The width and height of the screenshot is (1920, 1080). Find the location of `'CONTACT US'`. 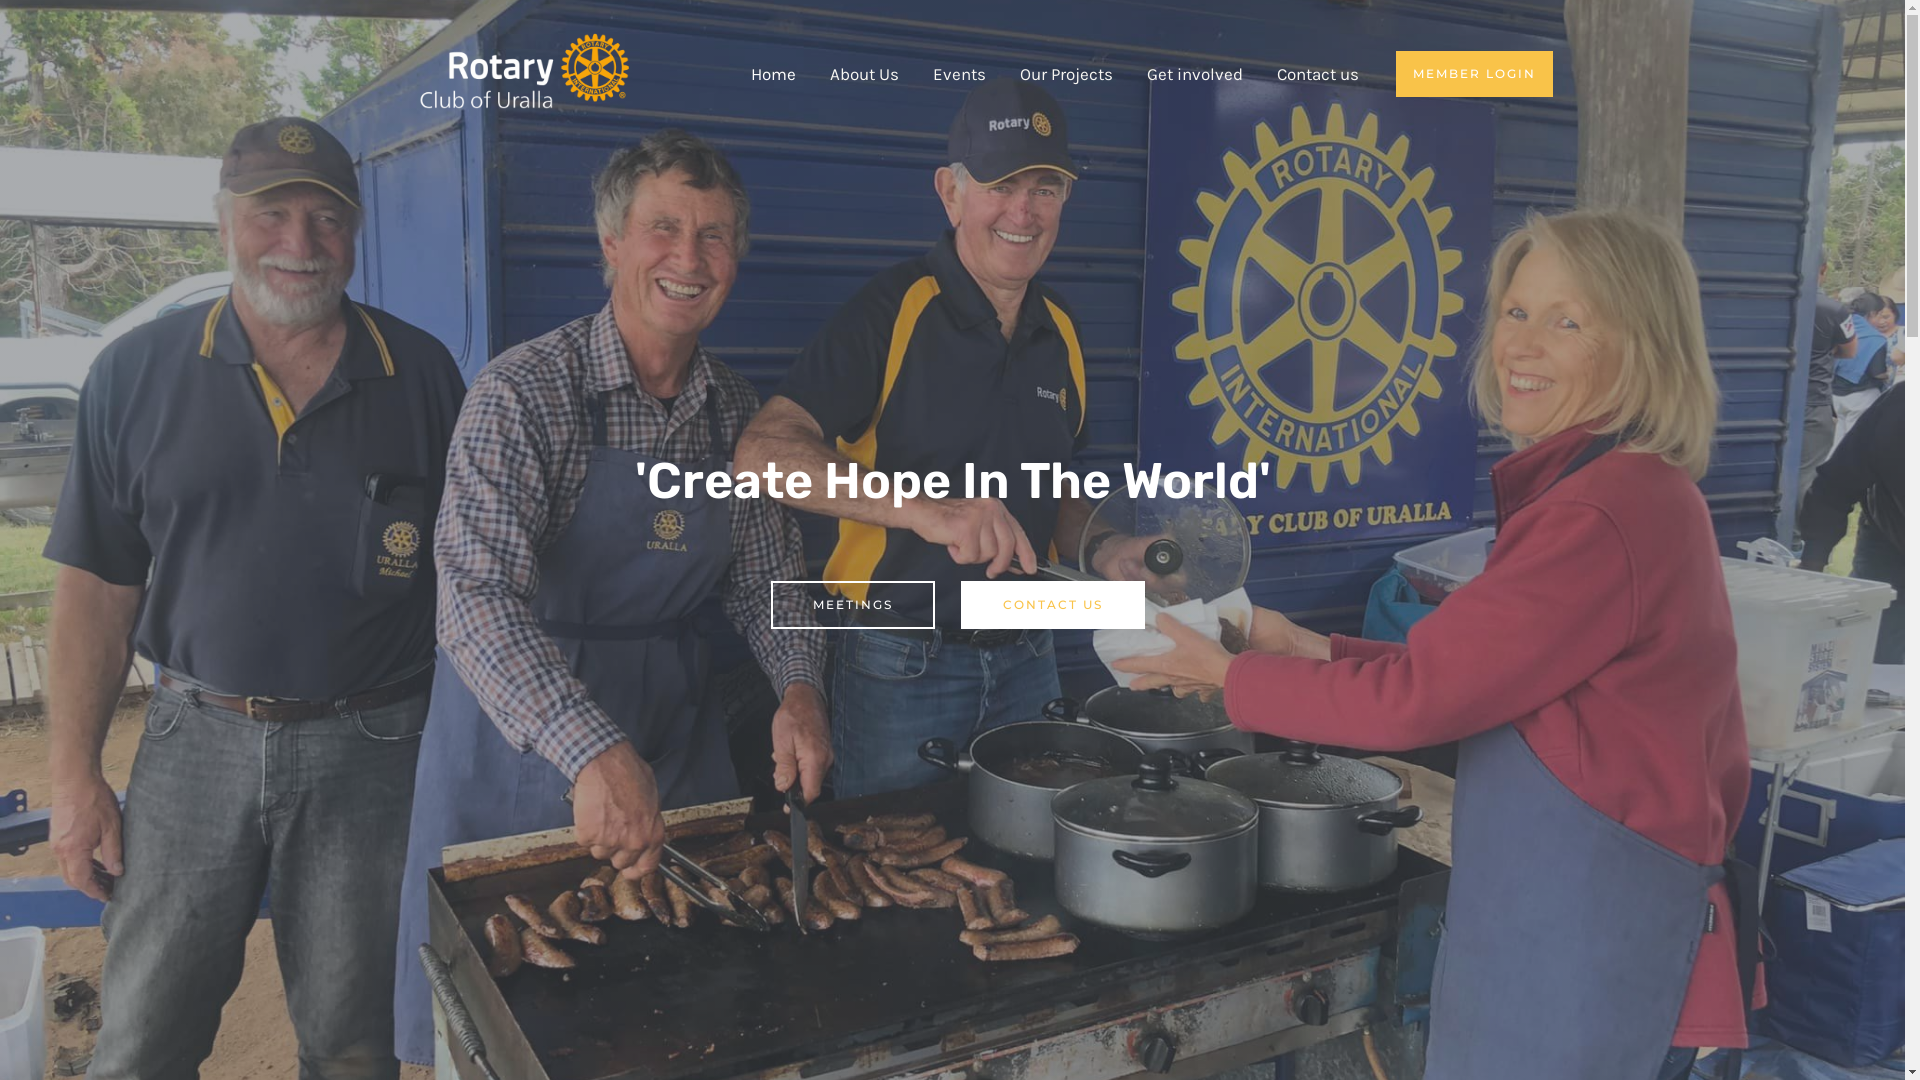

'CONTACT US' is located at coordinates (1050, 604).